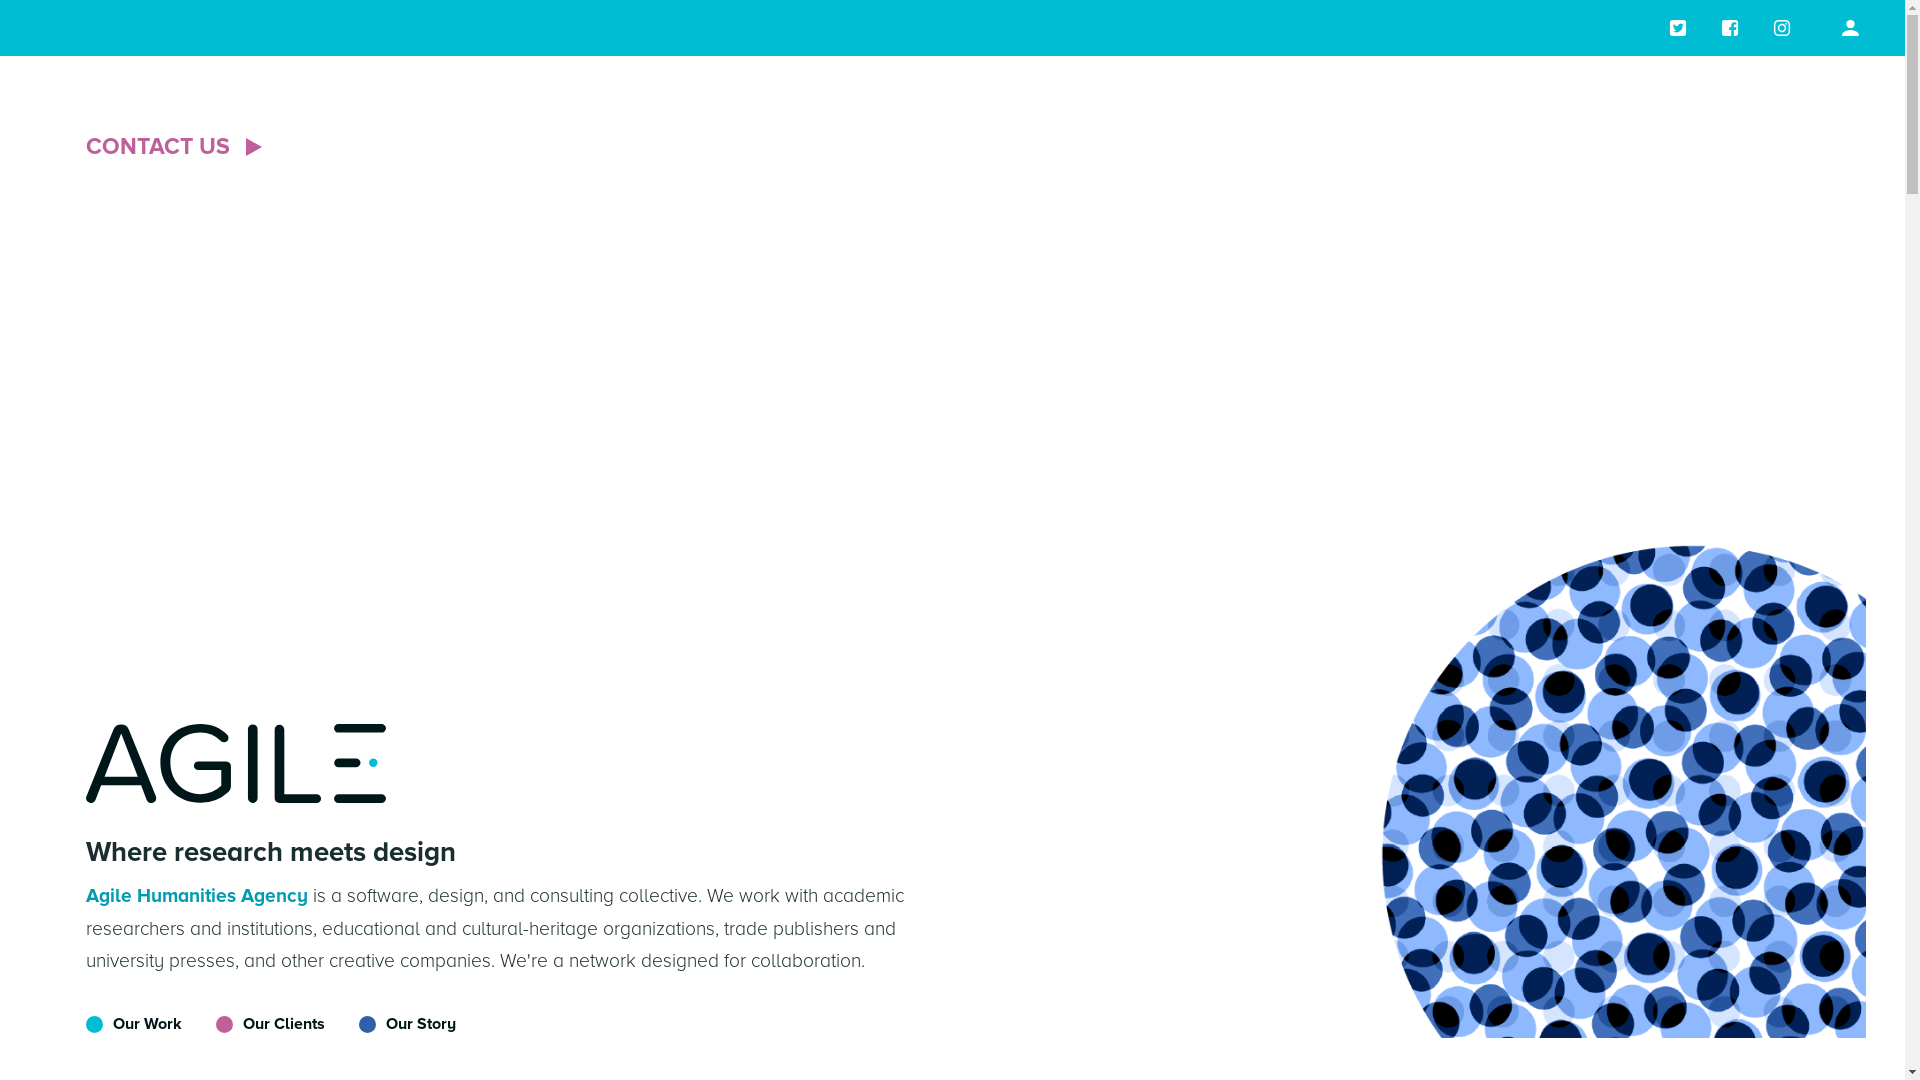 Image resolution: width=1920 pixels, height=1080 pixels. Describe the element at coordinates (1728, 27) in the screenshot. I see `'Facebook page'` at that location.